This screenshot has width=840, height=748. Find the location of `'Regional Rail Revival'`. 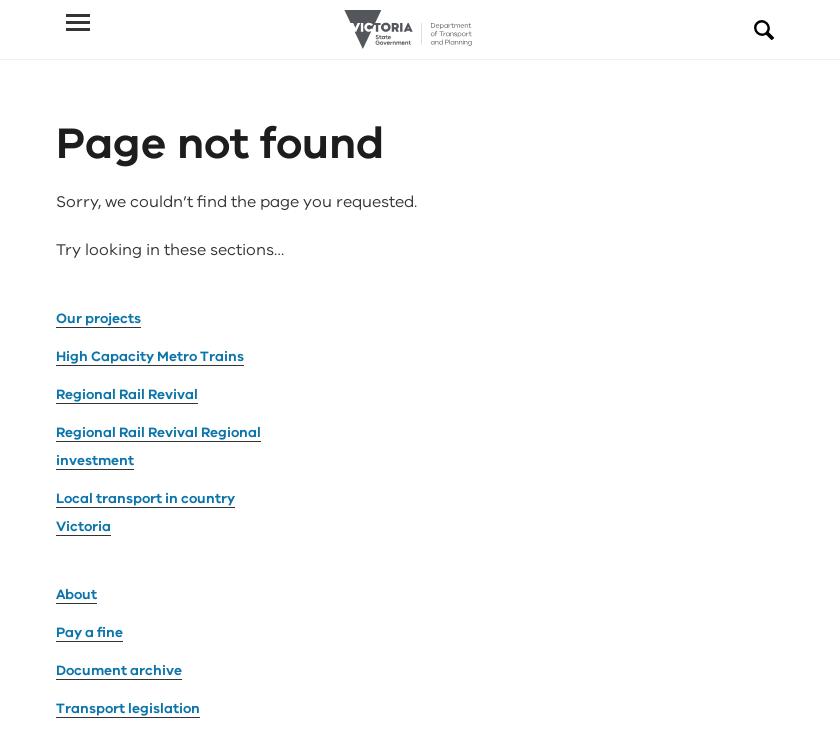

'Regional Rail Revival' is located at coordinates (126, 165).